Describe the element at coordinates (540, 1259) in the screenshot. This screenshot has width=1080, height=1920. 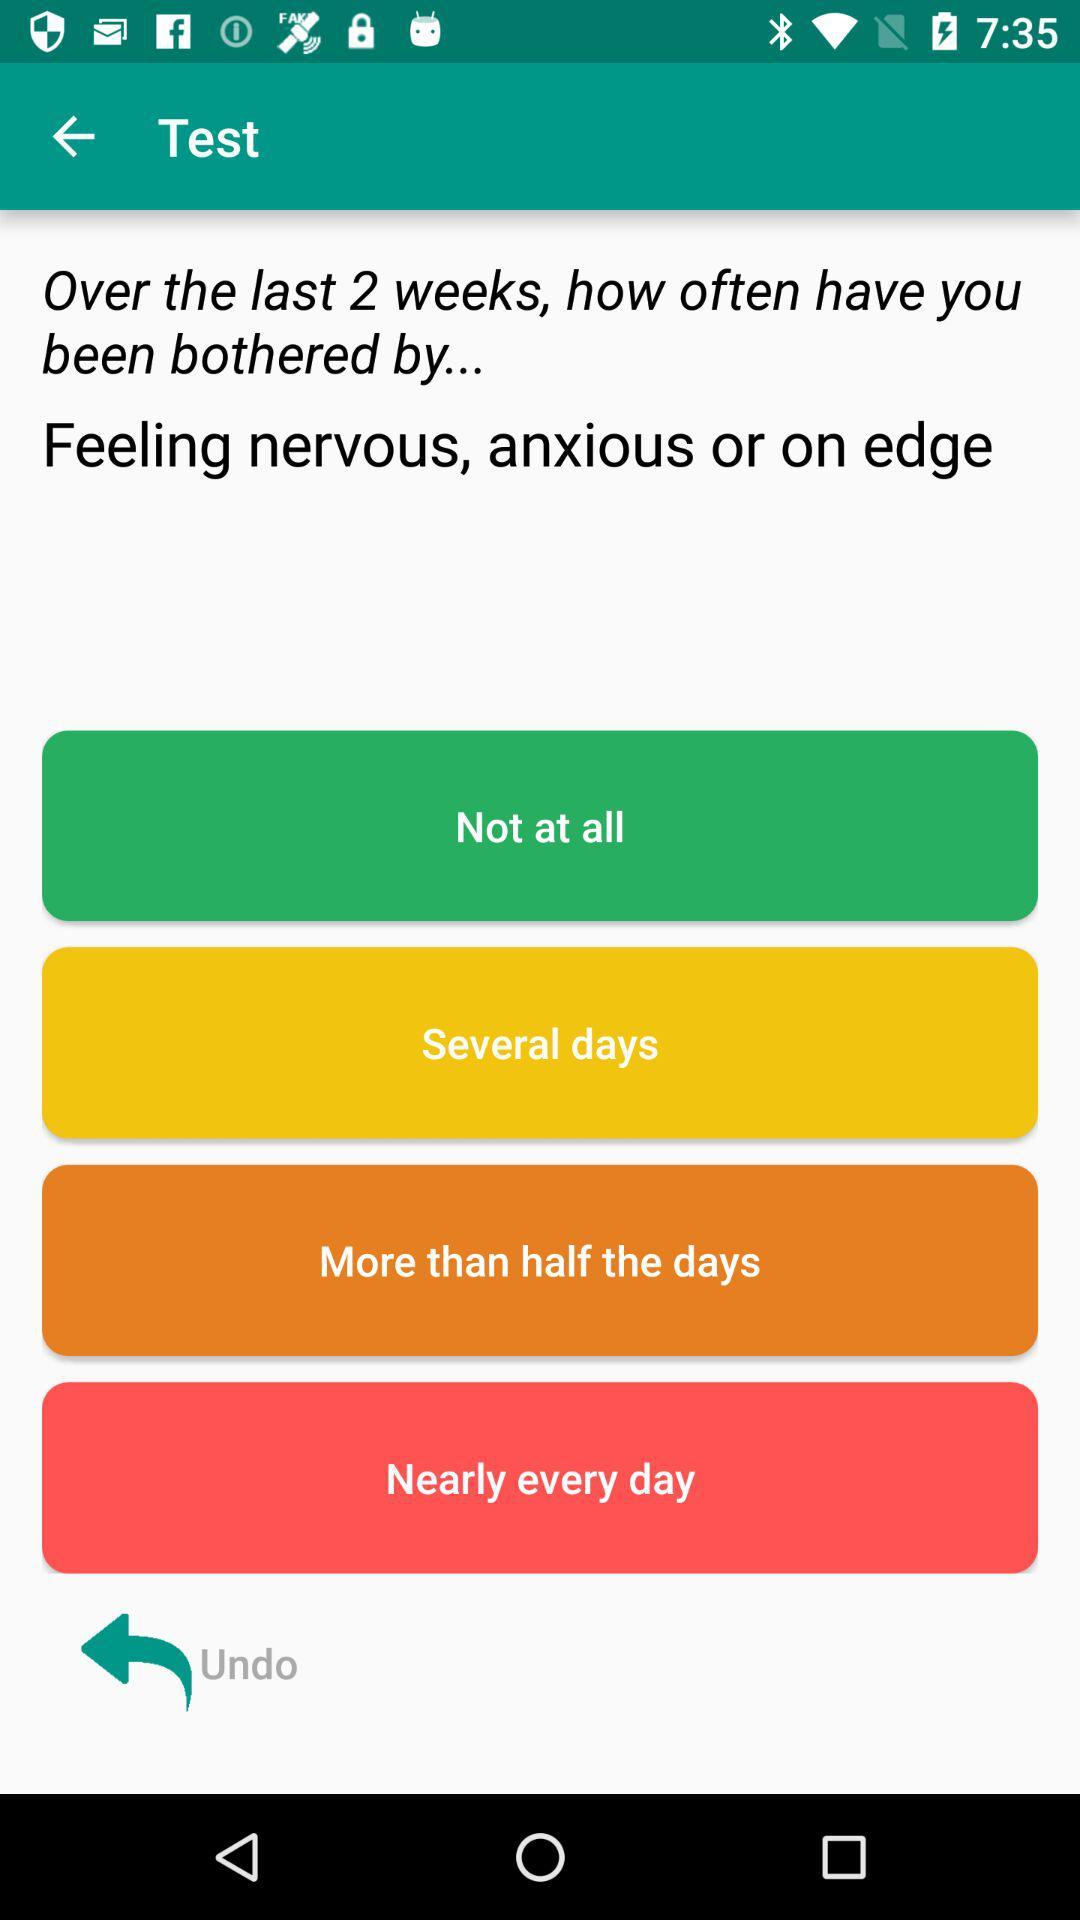
I see `the more than half` at that location.